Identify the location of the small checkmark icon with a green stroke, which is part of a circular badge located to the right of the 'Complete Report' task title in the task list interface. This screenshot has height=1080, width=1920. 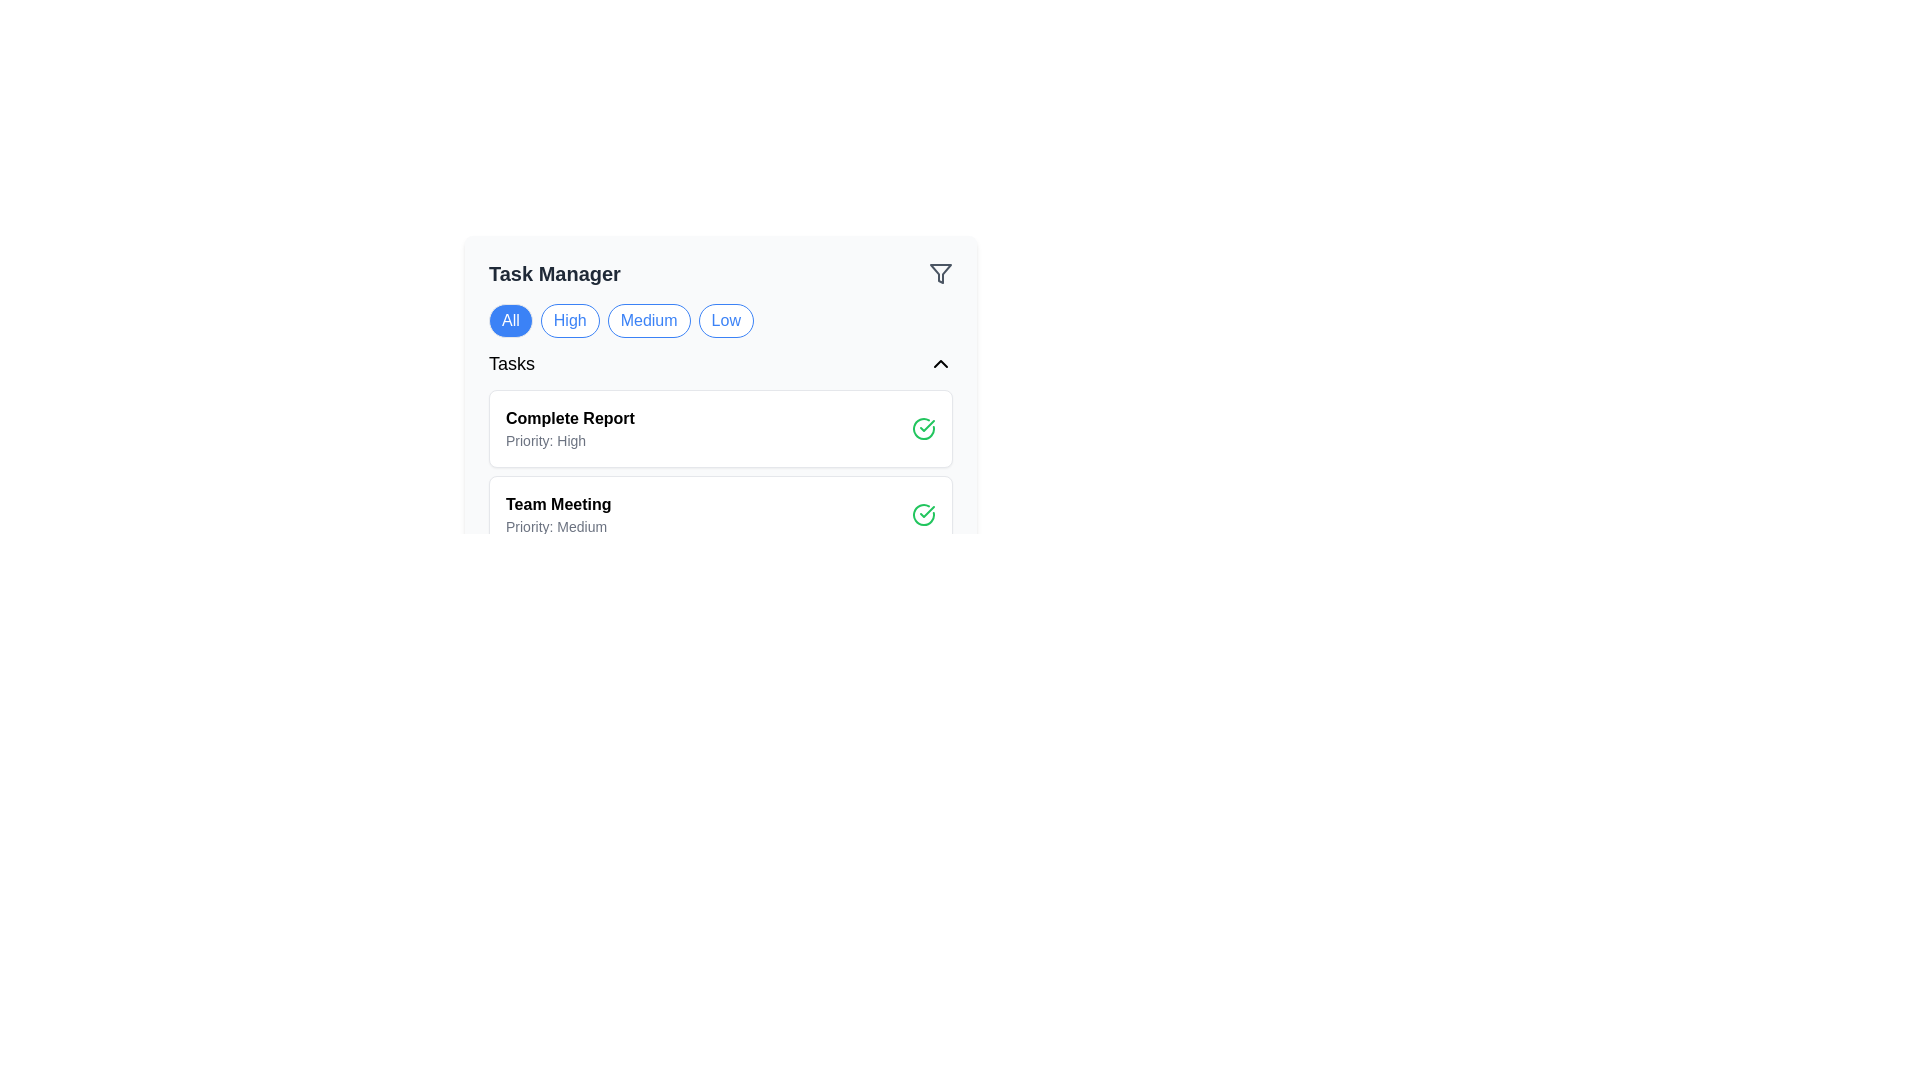
(926, 511).